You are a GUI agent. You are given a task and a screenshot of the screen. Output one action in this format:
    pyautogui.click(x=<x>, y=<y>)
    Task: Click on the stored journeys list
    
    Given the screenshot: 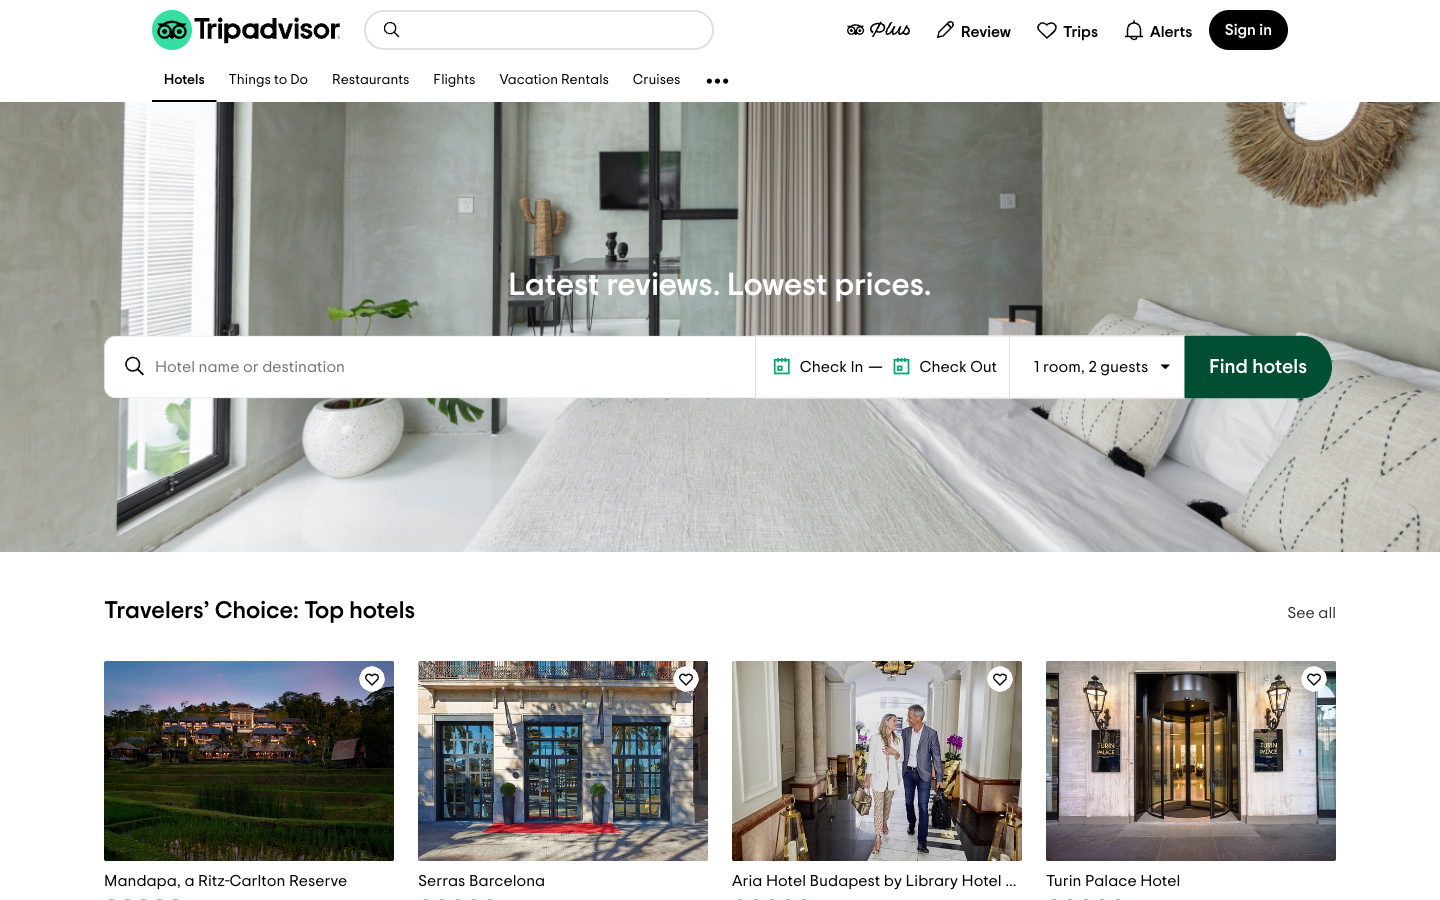 What is the action you would take?
    pyautogui.click(x=1067, y=28)
    